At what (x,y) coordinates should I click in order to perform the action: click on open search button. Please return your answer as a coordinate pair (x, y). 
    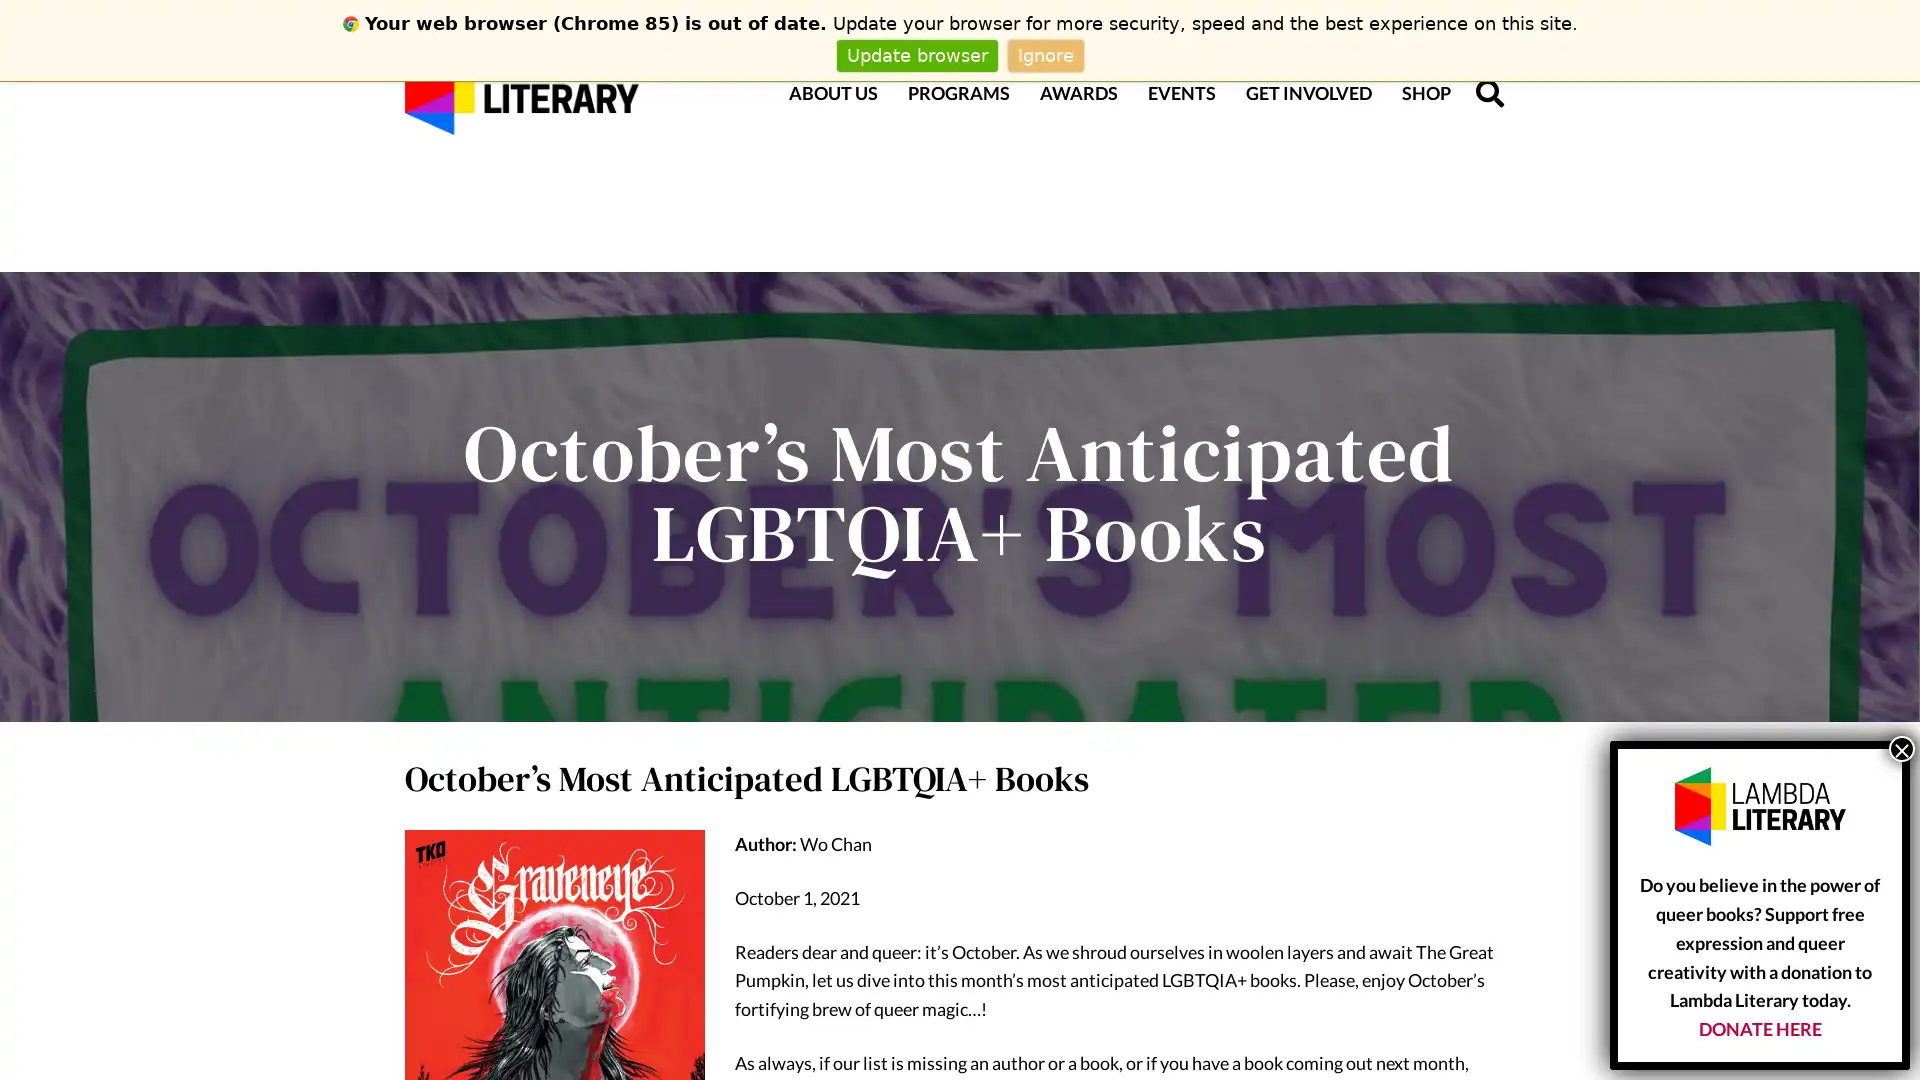
    Looking at the image, I should click on (1489, 92).